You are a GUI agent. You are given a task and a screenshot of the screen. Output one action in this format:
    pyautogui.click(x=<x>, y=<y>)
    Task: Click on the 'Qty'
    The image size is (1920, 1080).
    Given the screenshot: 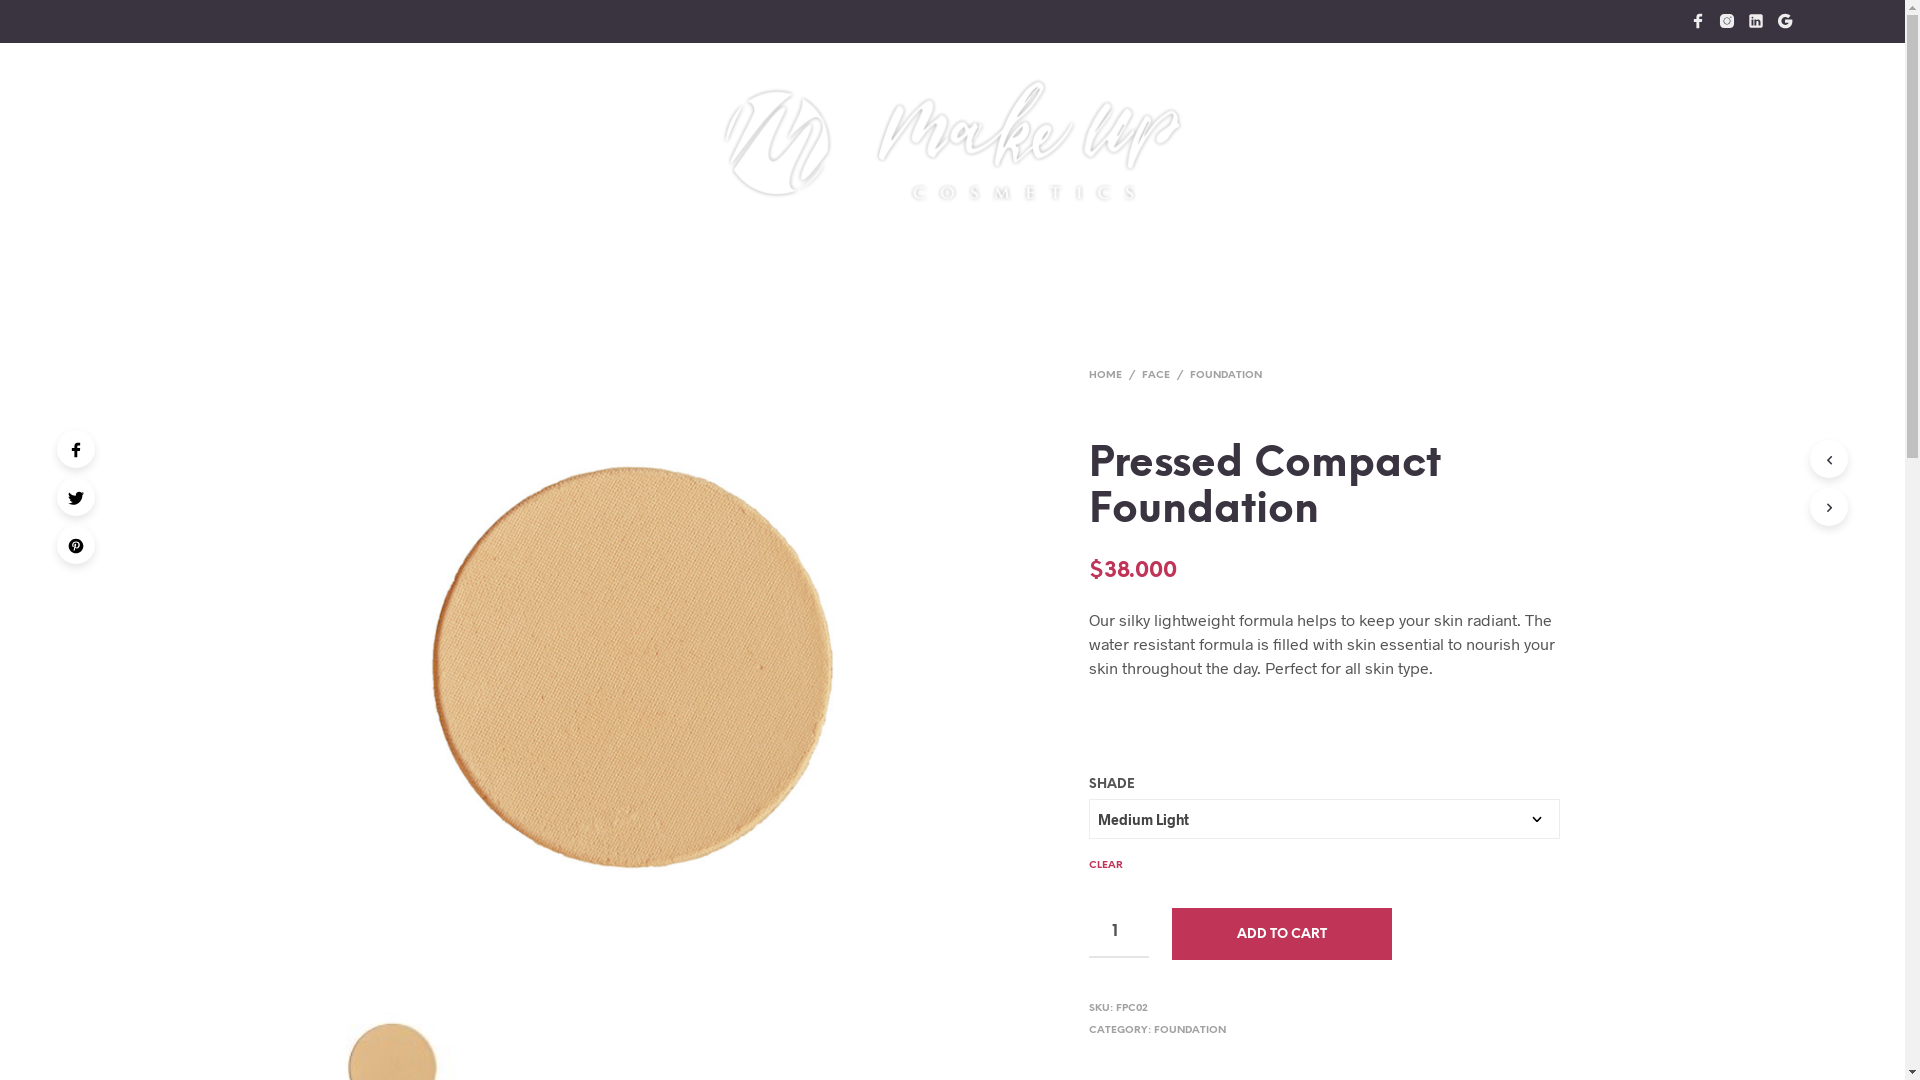 What is the action you would take?
    pyautogui.click(x=1117, y=933)
    